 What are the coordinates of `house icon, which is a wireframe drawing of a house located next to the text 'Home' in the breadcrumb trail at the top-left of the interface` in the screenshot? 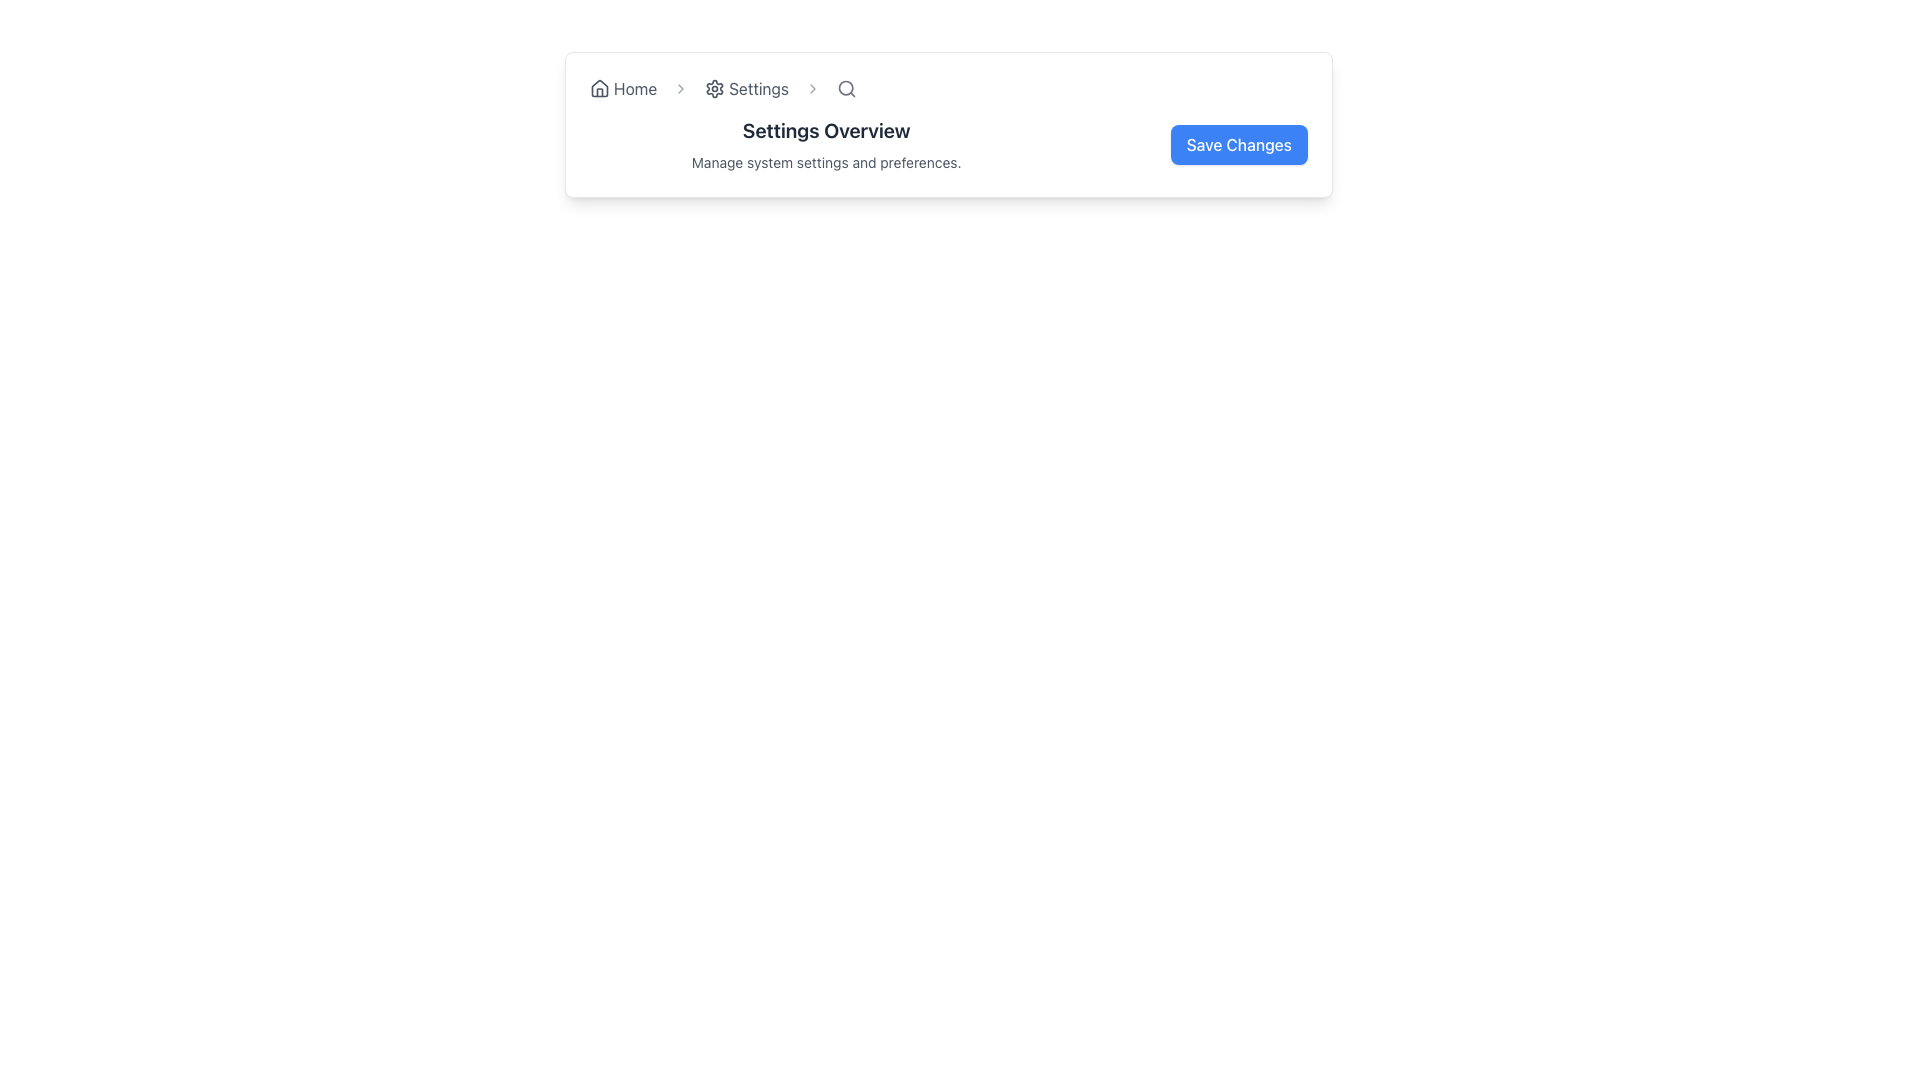 It's located at (599, 87).